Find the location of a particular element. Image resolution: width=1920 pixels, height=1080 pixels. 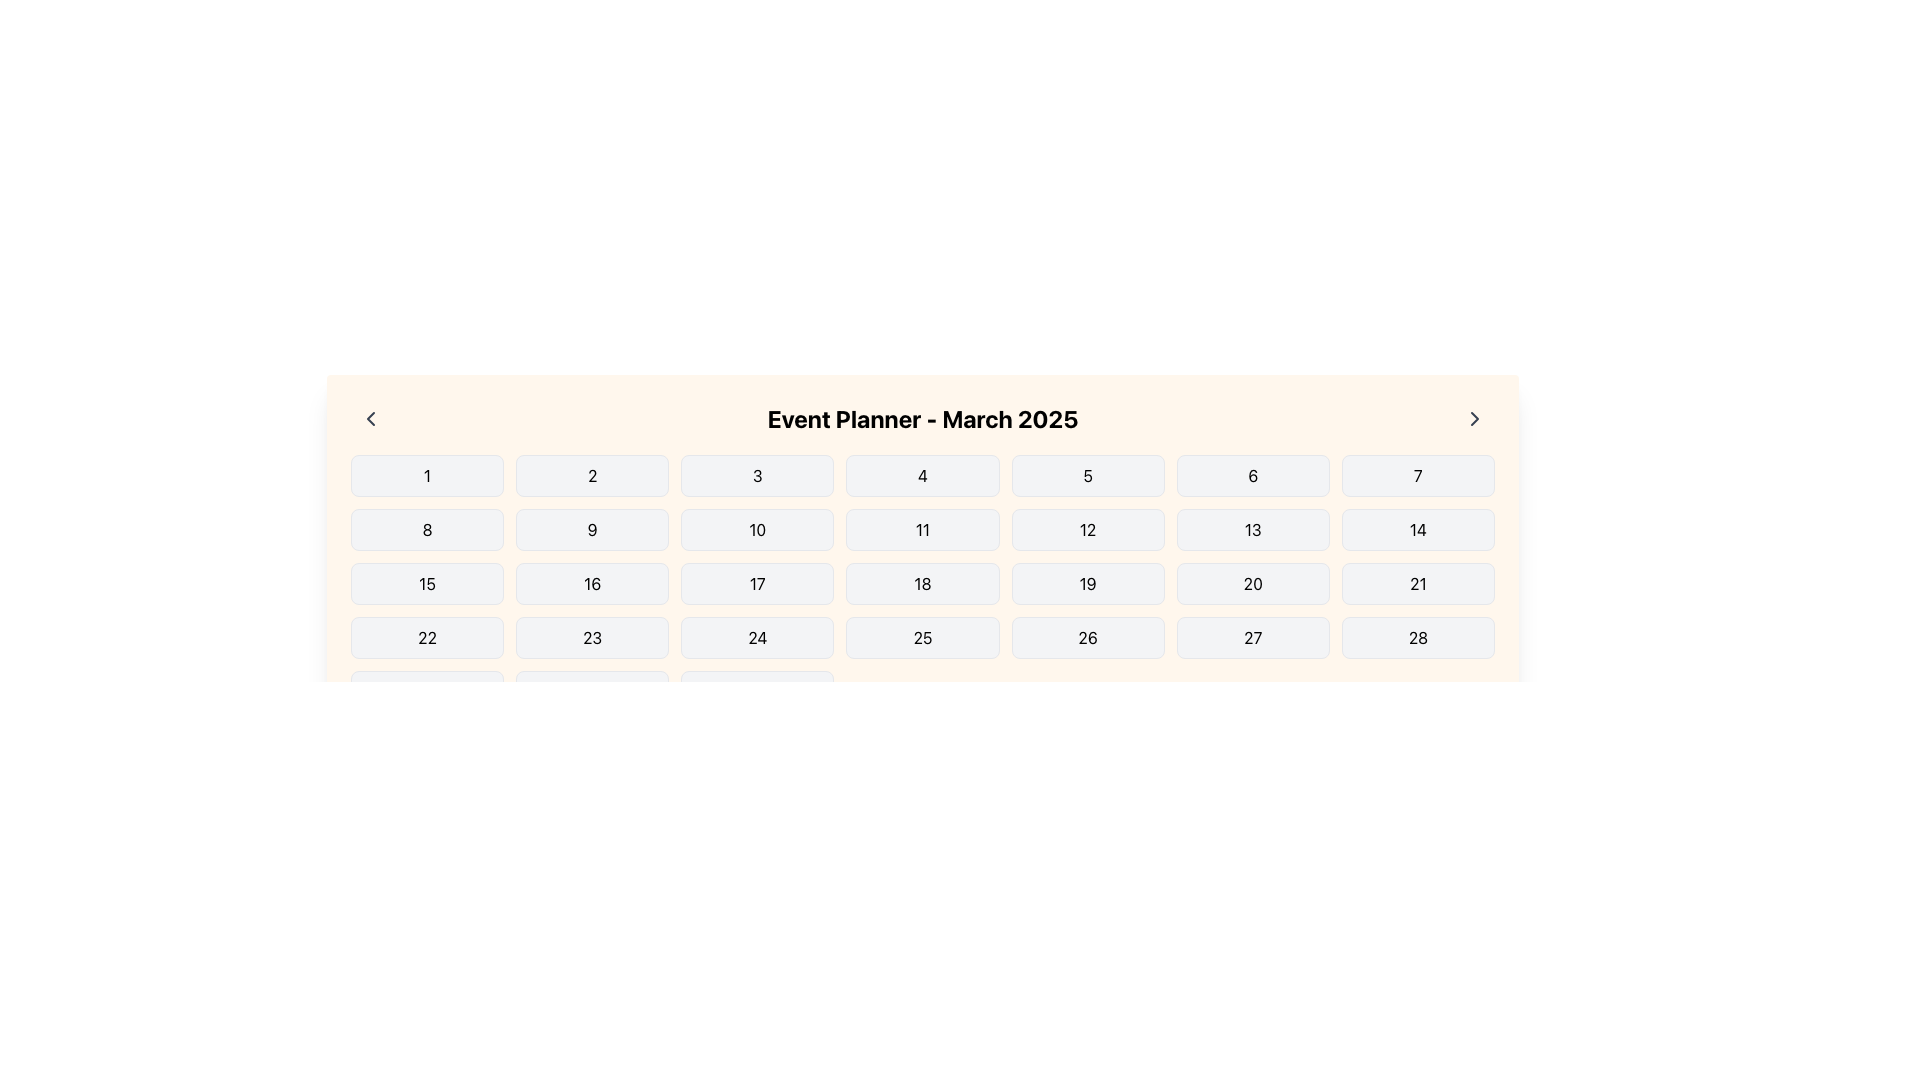

the button representing the 17th day of the month in the Event Planner - March 2025 calendar interface is located at coordinates (756, 583).